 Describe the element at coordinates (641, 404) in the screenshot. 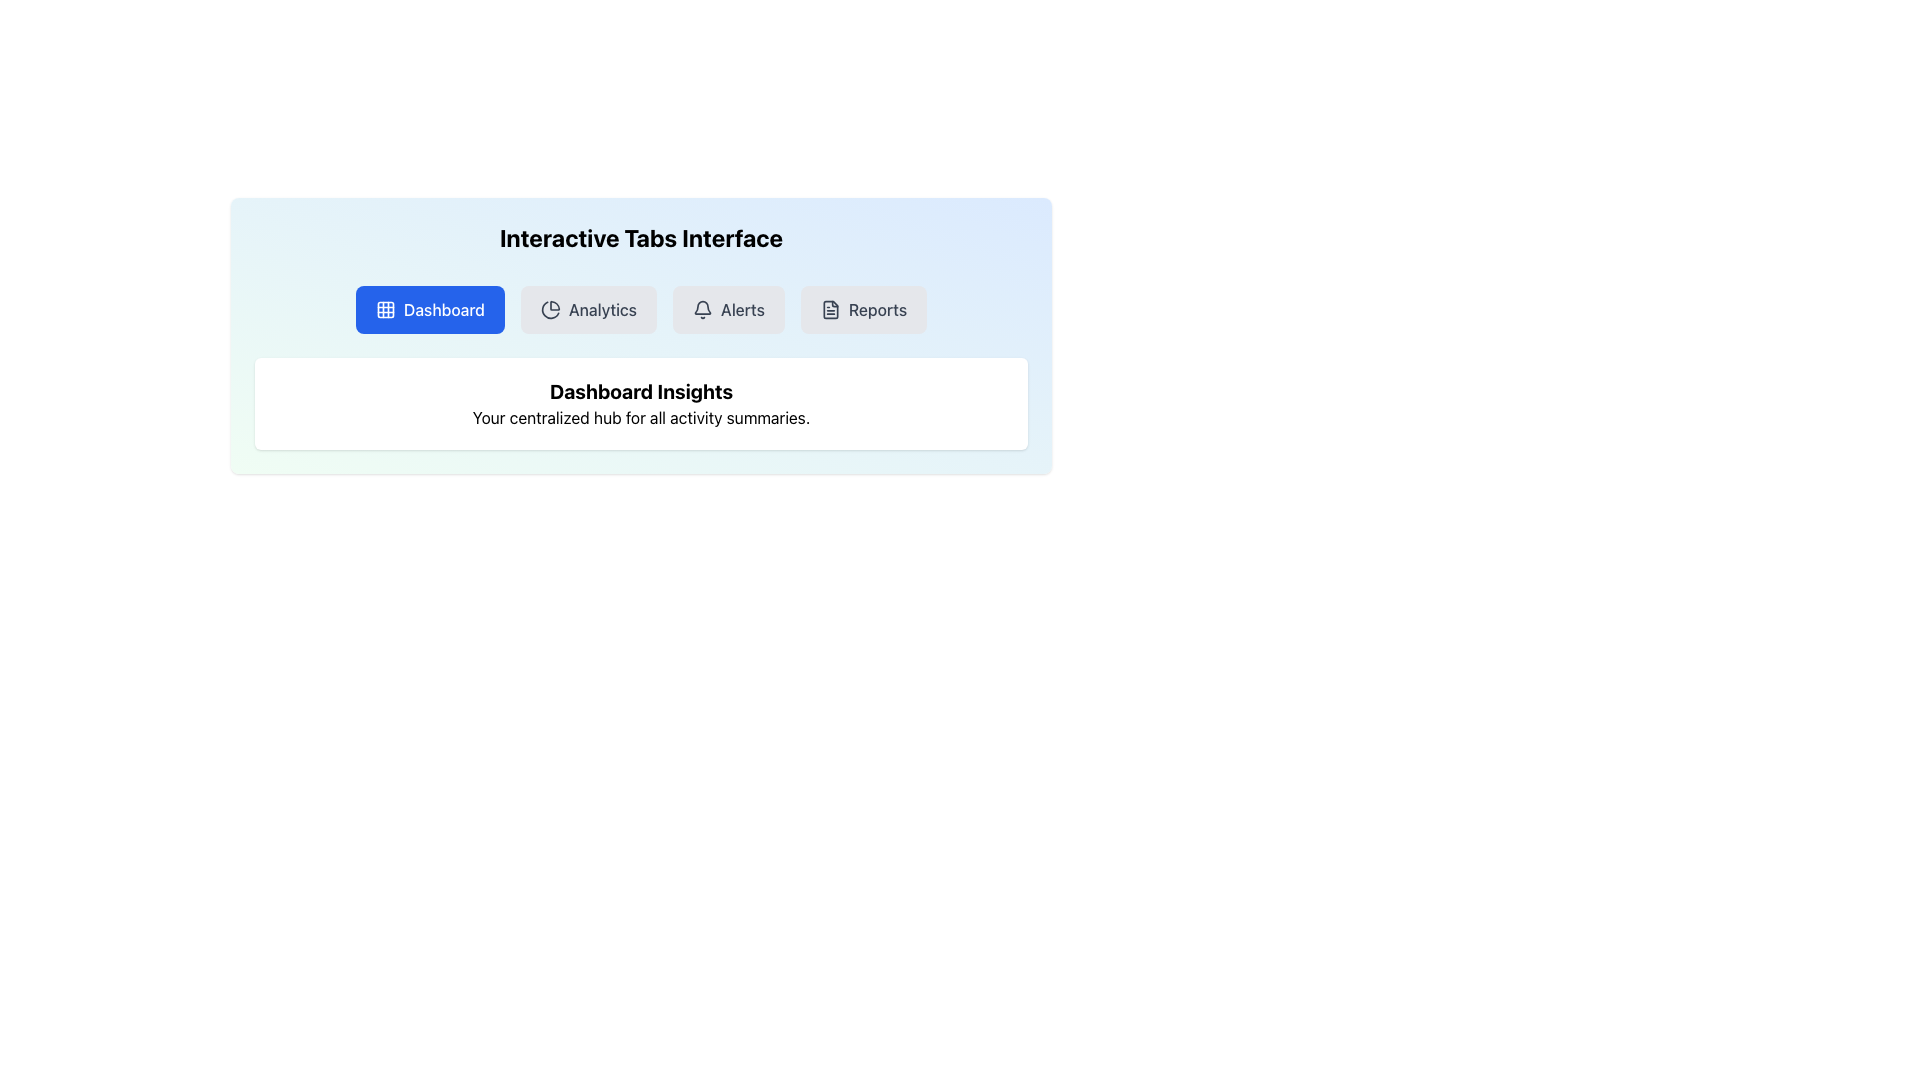

I see `text element displaying the title 'Dashboard Insights' and subtitle 'Your centralized hub for all activity summaries.' located at the center bottom of the interface's main section, below the blue 'Dashboard' button` at that location.